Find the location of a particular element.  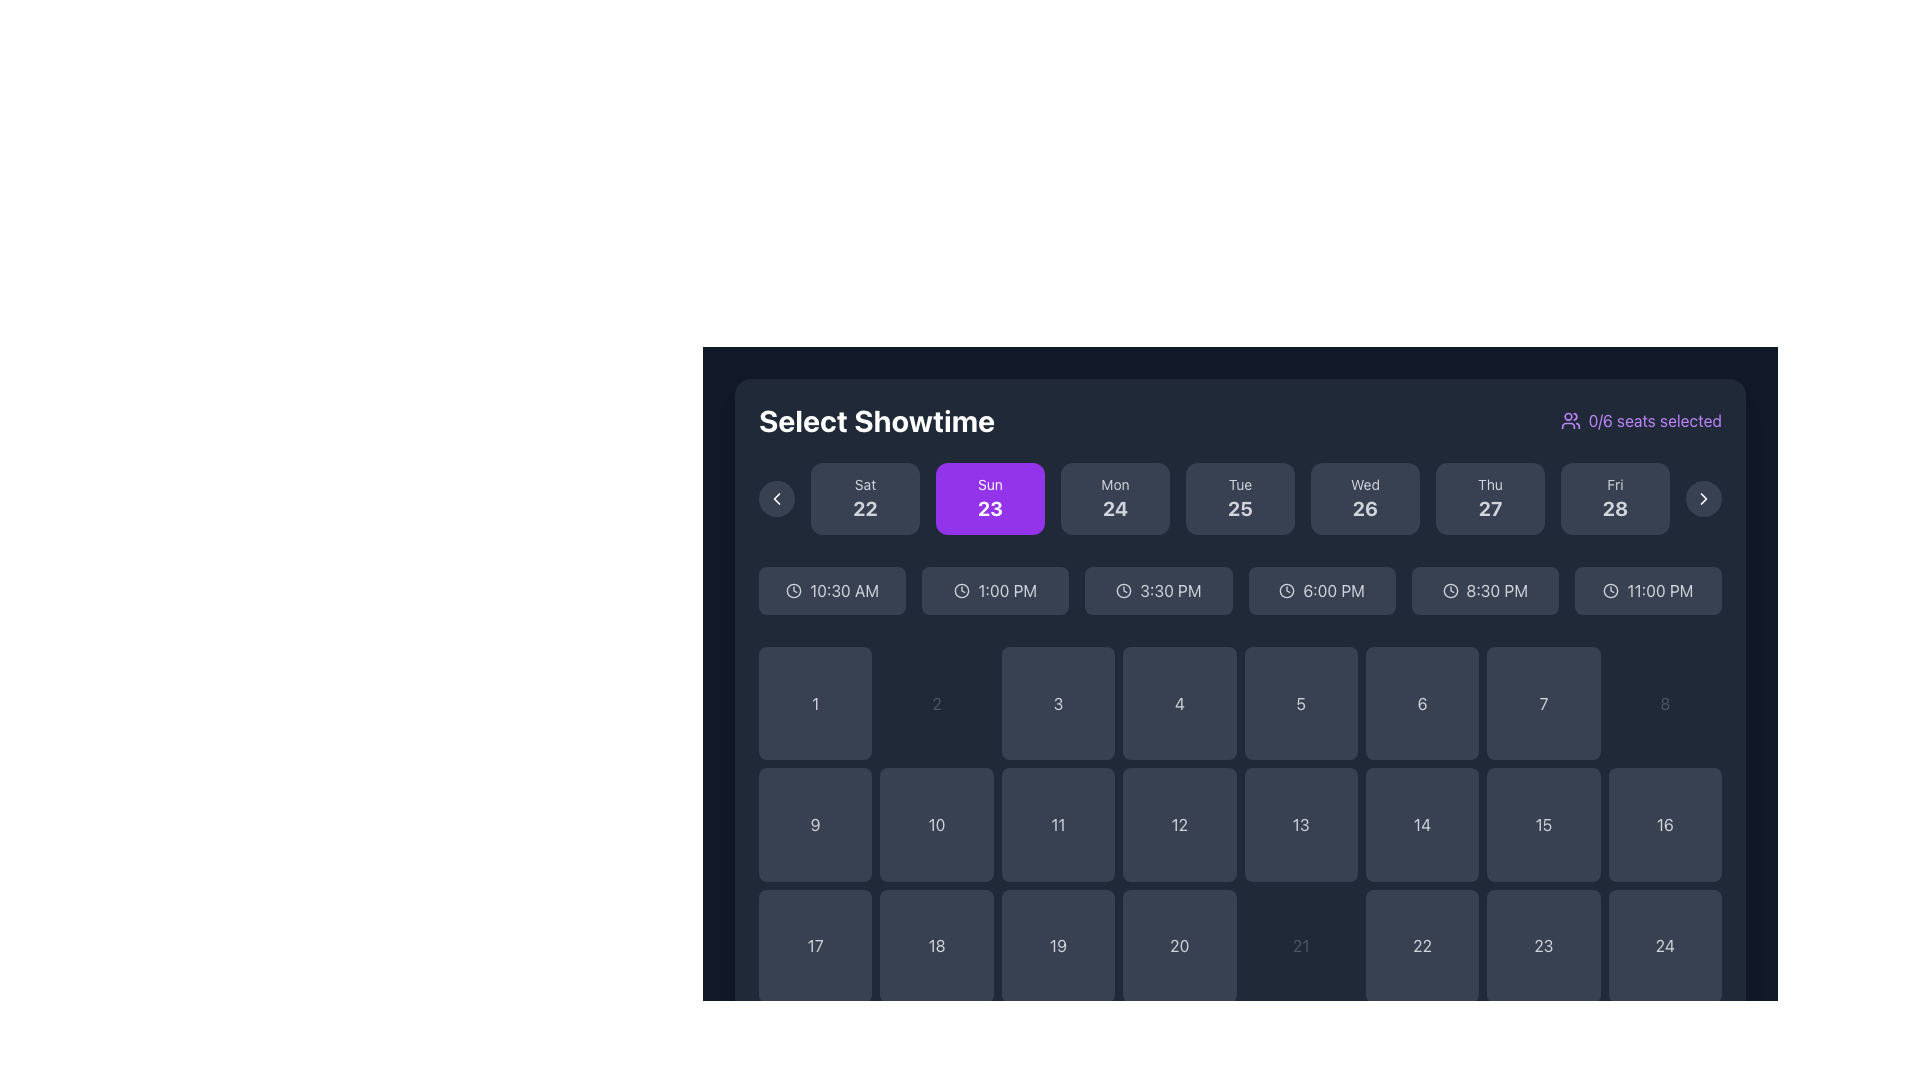

the button in the third row and second column of the number selection grid is located at coordinates (936, 945).